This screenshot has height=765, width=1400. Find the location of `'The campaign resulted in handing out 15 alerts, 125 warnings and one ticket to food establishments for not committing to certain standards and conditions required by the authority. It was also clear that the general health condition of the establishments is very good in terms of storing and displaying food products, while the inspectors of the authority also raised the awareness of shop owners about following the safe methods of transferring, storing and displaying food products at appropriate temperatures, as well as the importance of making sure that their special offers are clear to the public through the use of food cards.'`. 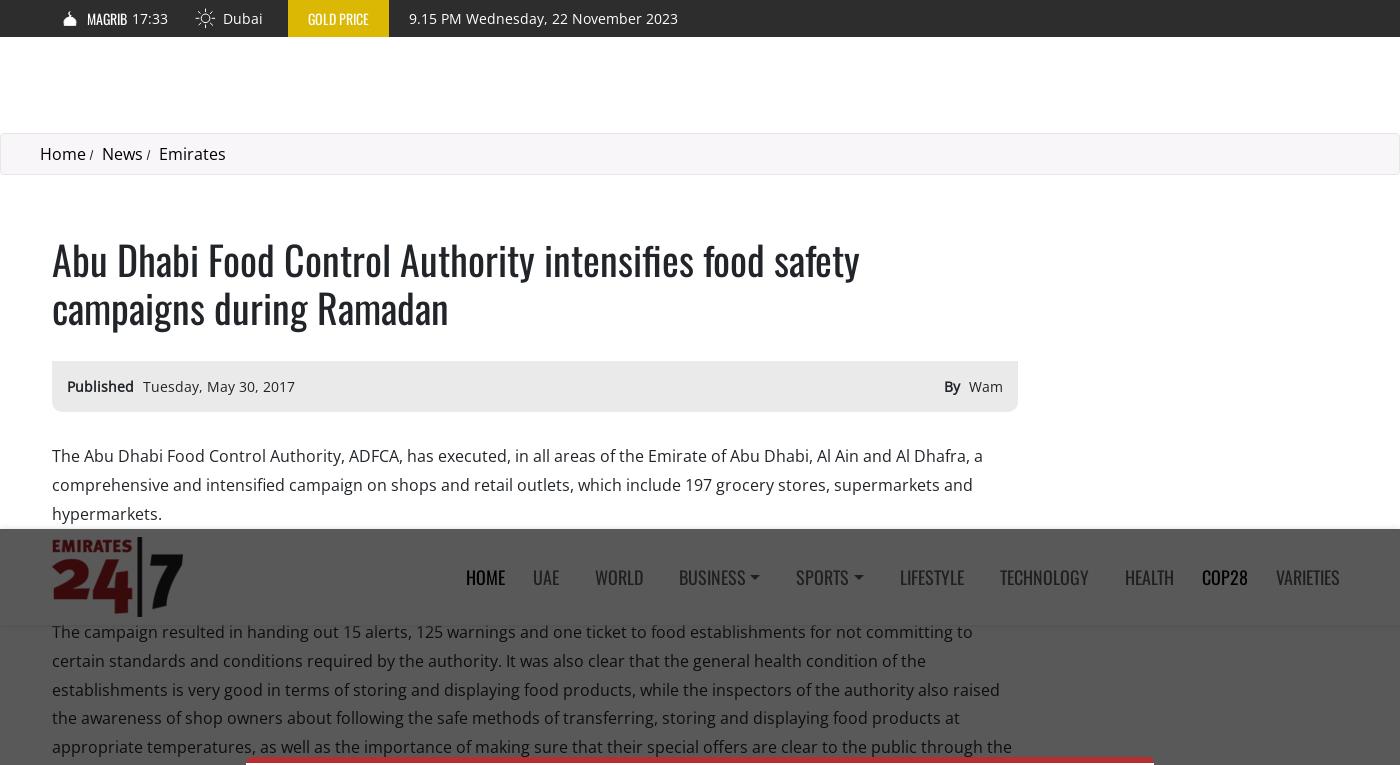

'The campaign resulted in handing out 15 alerts, 125 warnings and one ticket to food establishments for not committing to certain standards and conditions required by the authority. It was also clear that the general health condition of the establishments is very good in terms of storing and displaying food products, while the inspectors of the authority also raised the awareness of shop owners about following the safe methods of transferring, storing and displaying food products at appropriate temperatures, as well as the importance of making sure that their special offers are clear to the public through the use of food cards.' is located at coordinates (532, 173).